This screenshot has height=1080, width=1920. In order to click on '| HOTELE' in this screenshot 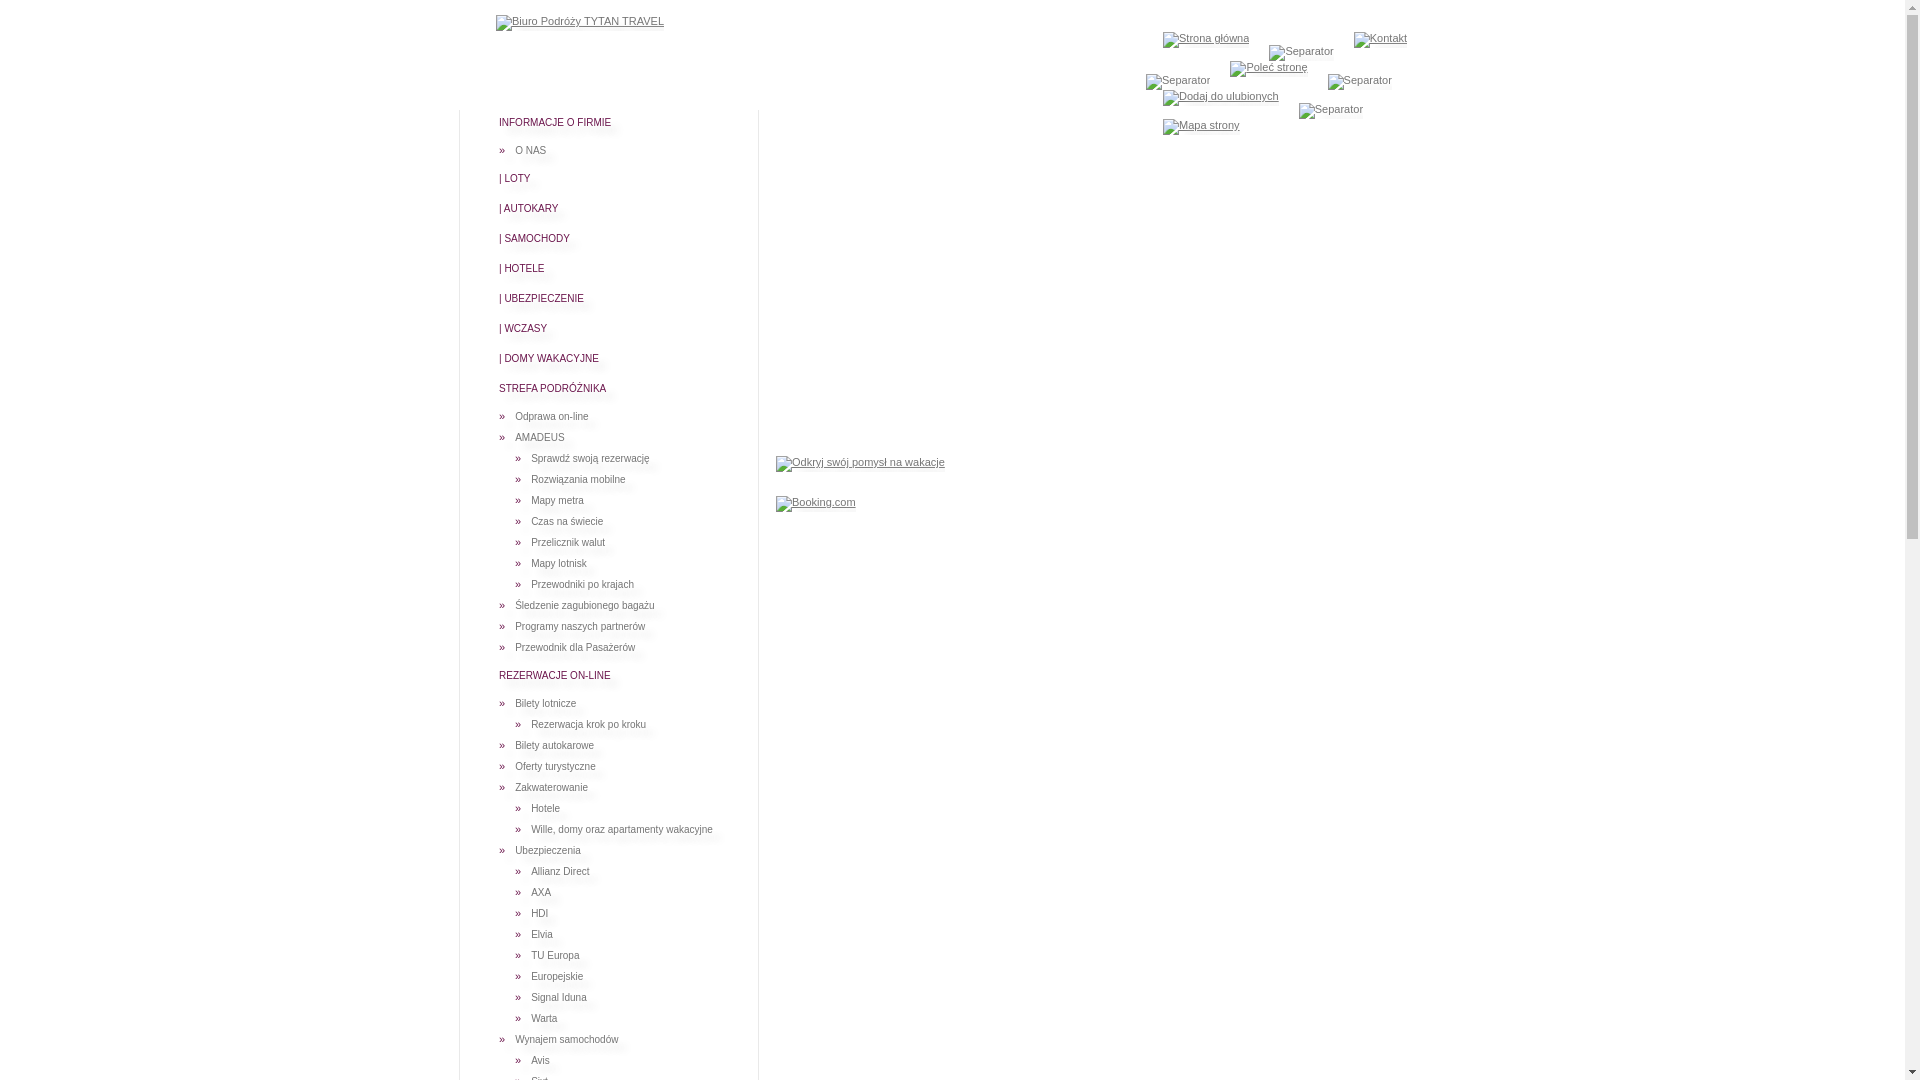, I will do `click(521, 267)`.